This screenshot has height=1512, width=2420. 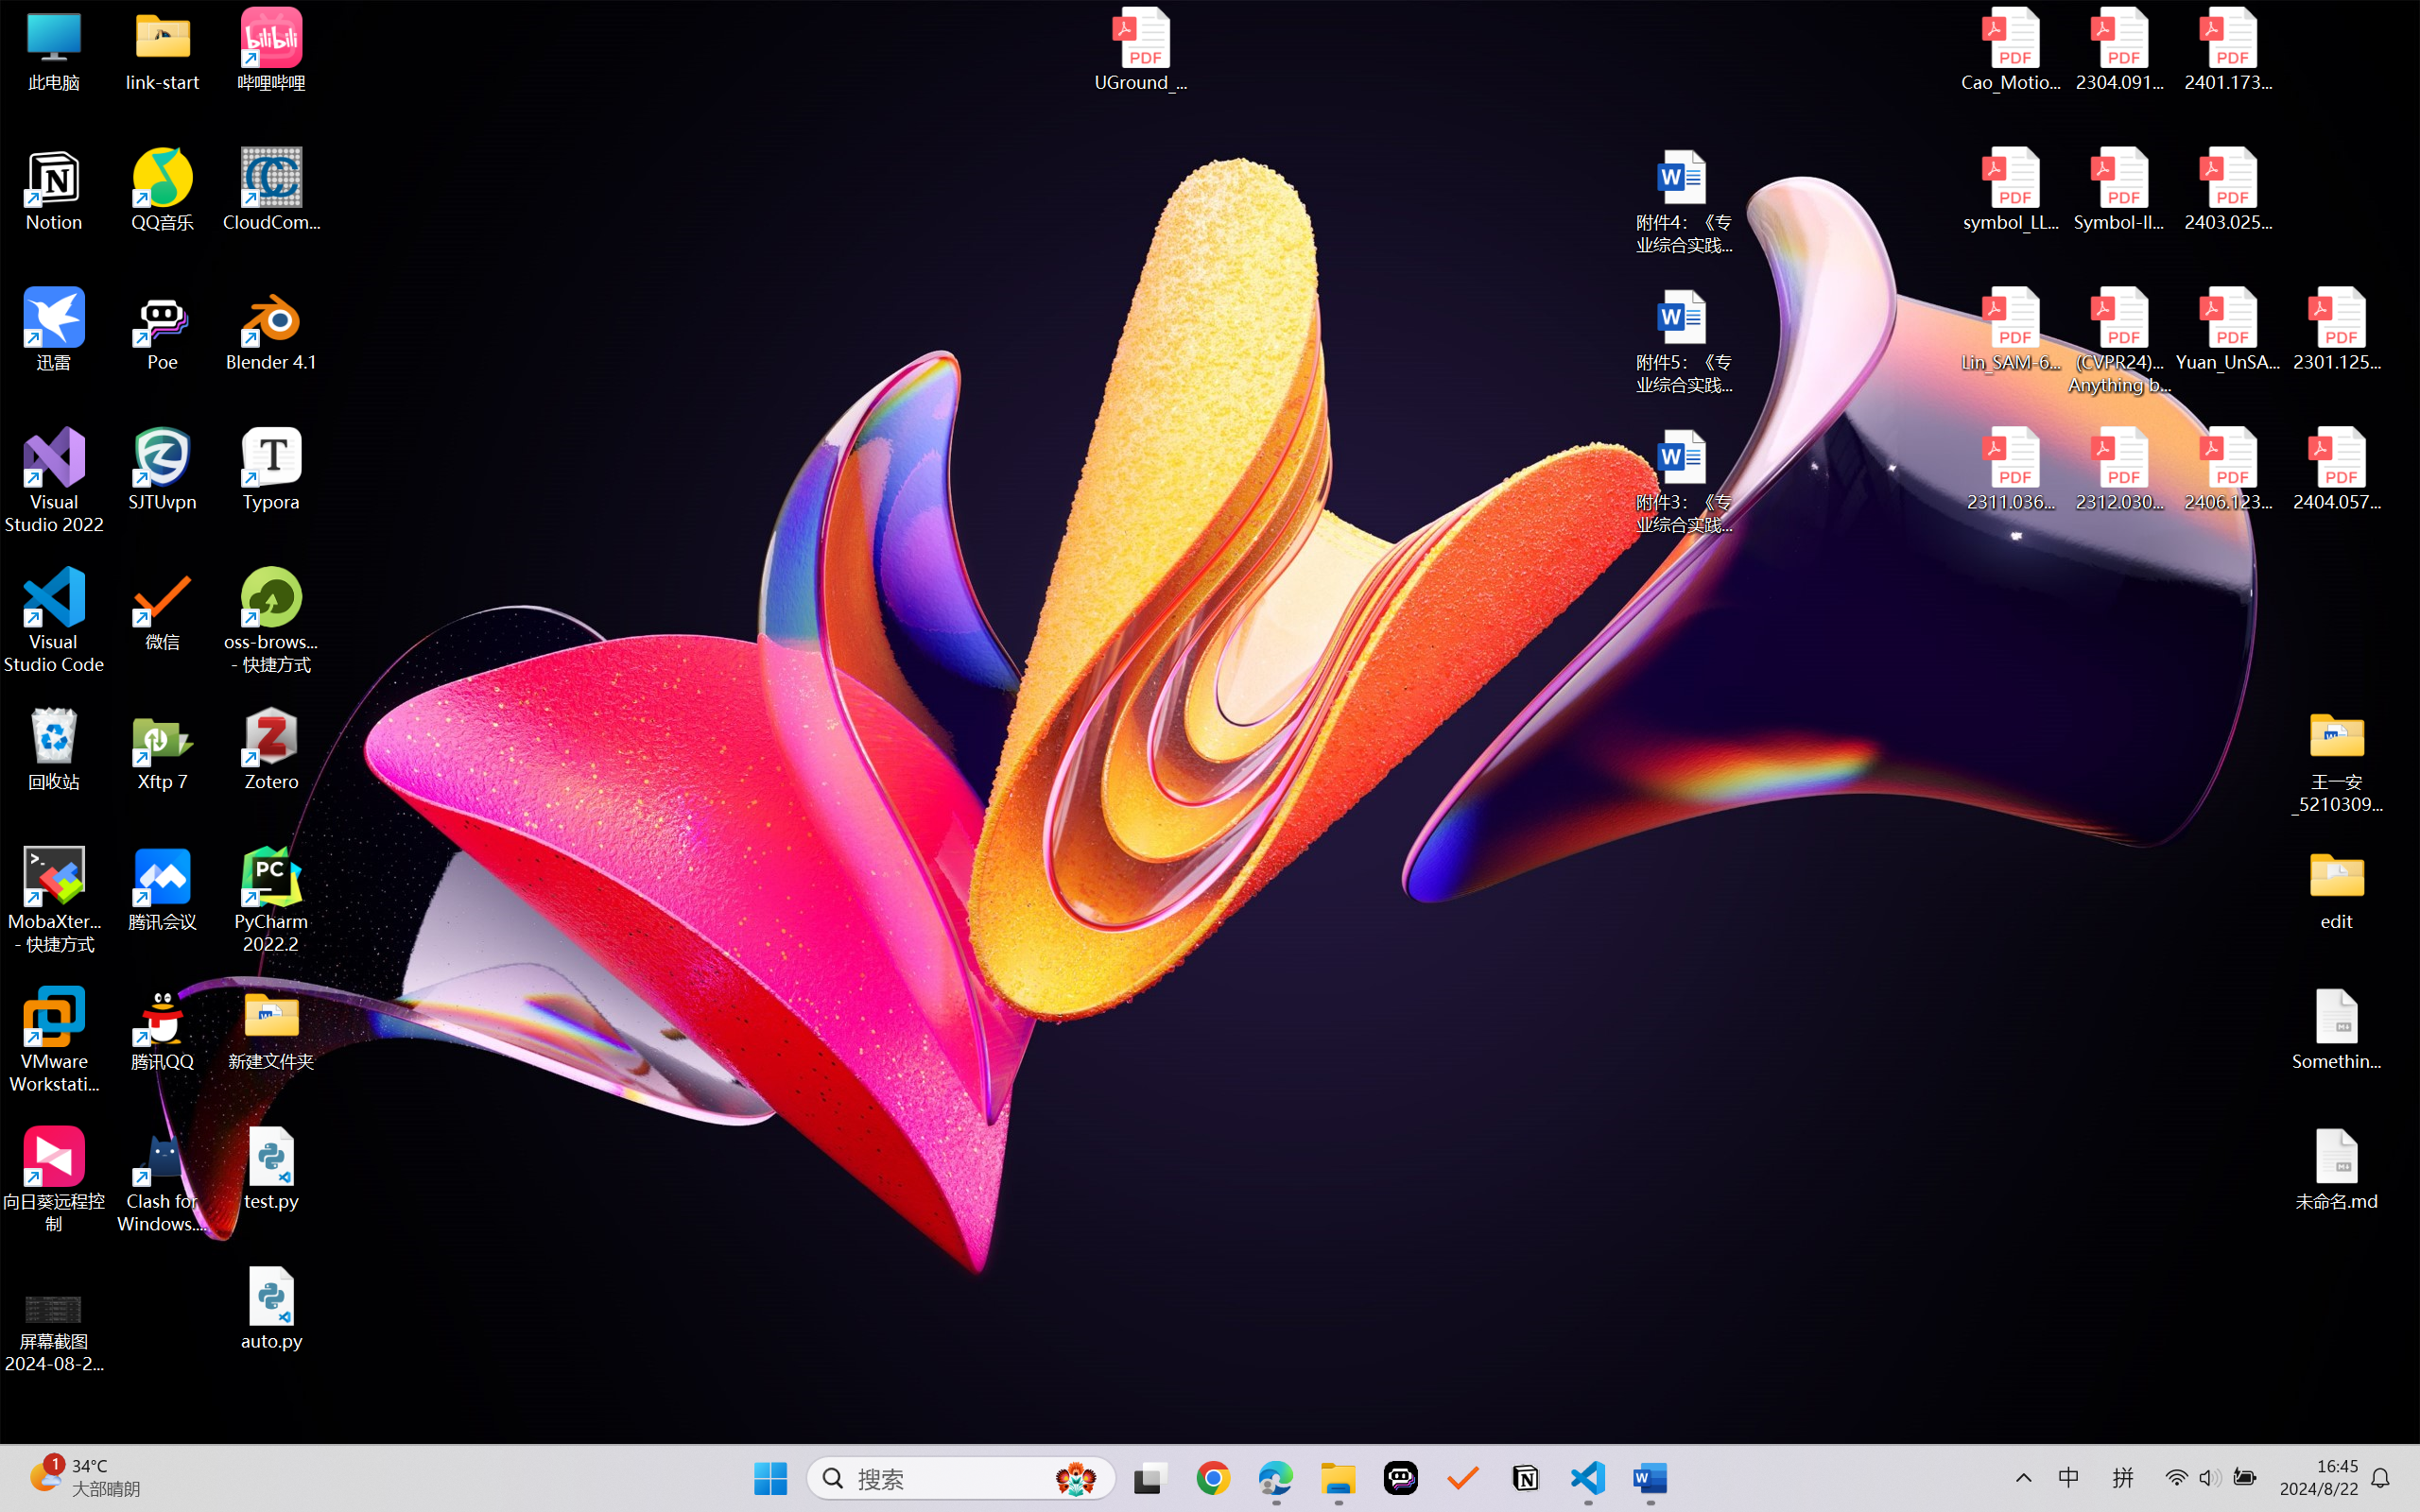 I want to click on 'CloudCompare', so click(x=271, y=190).